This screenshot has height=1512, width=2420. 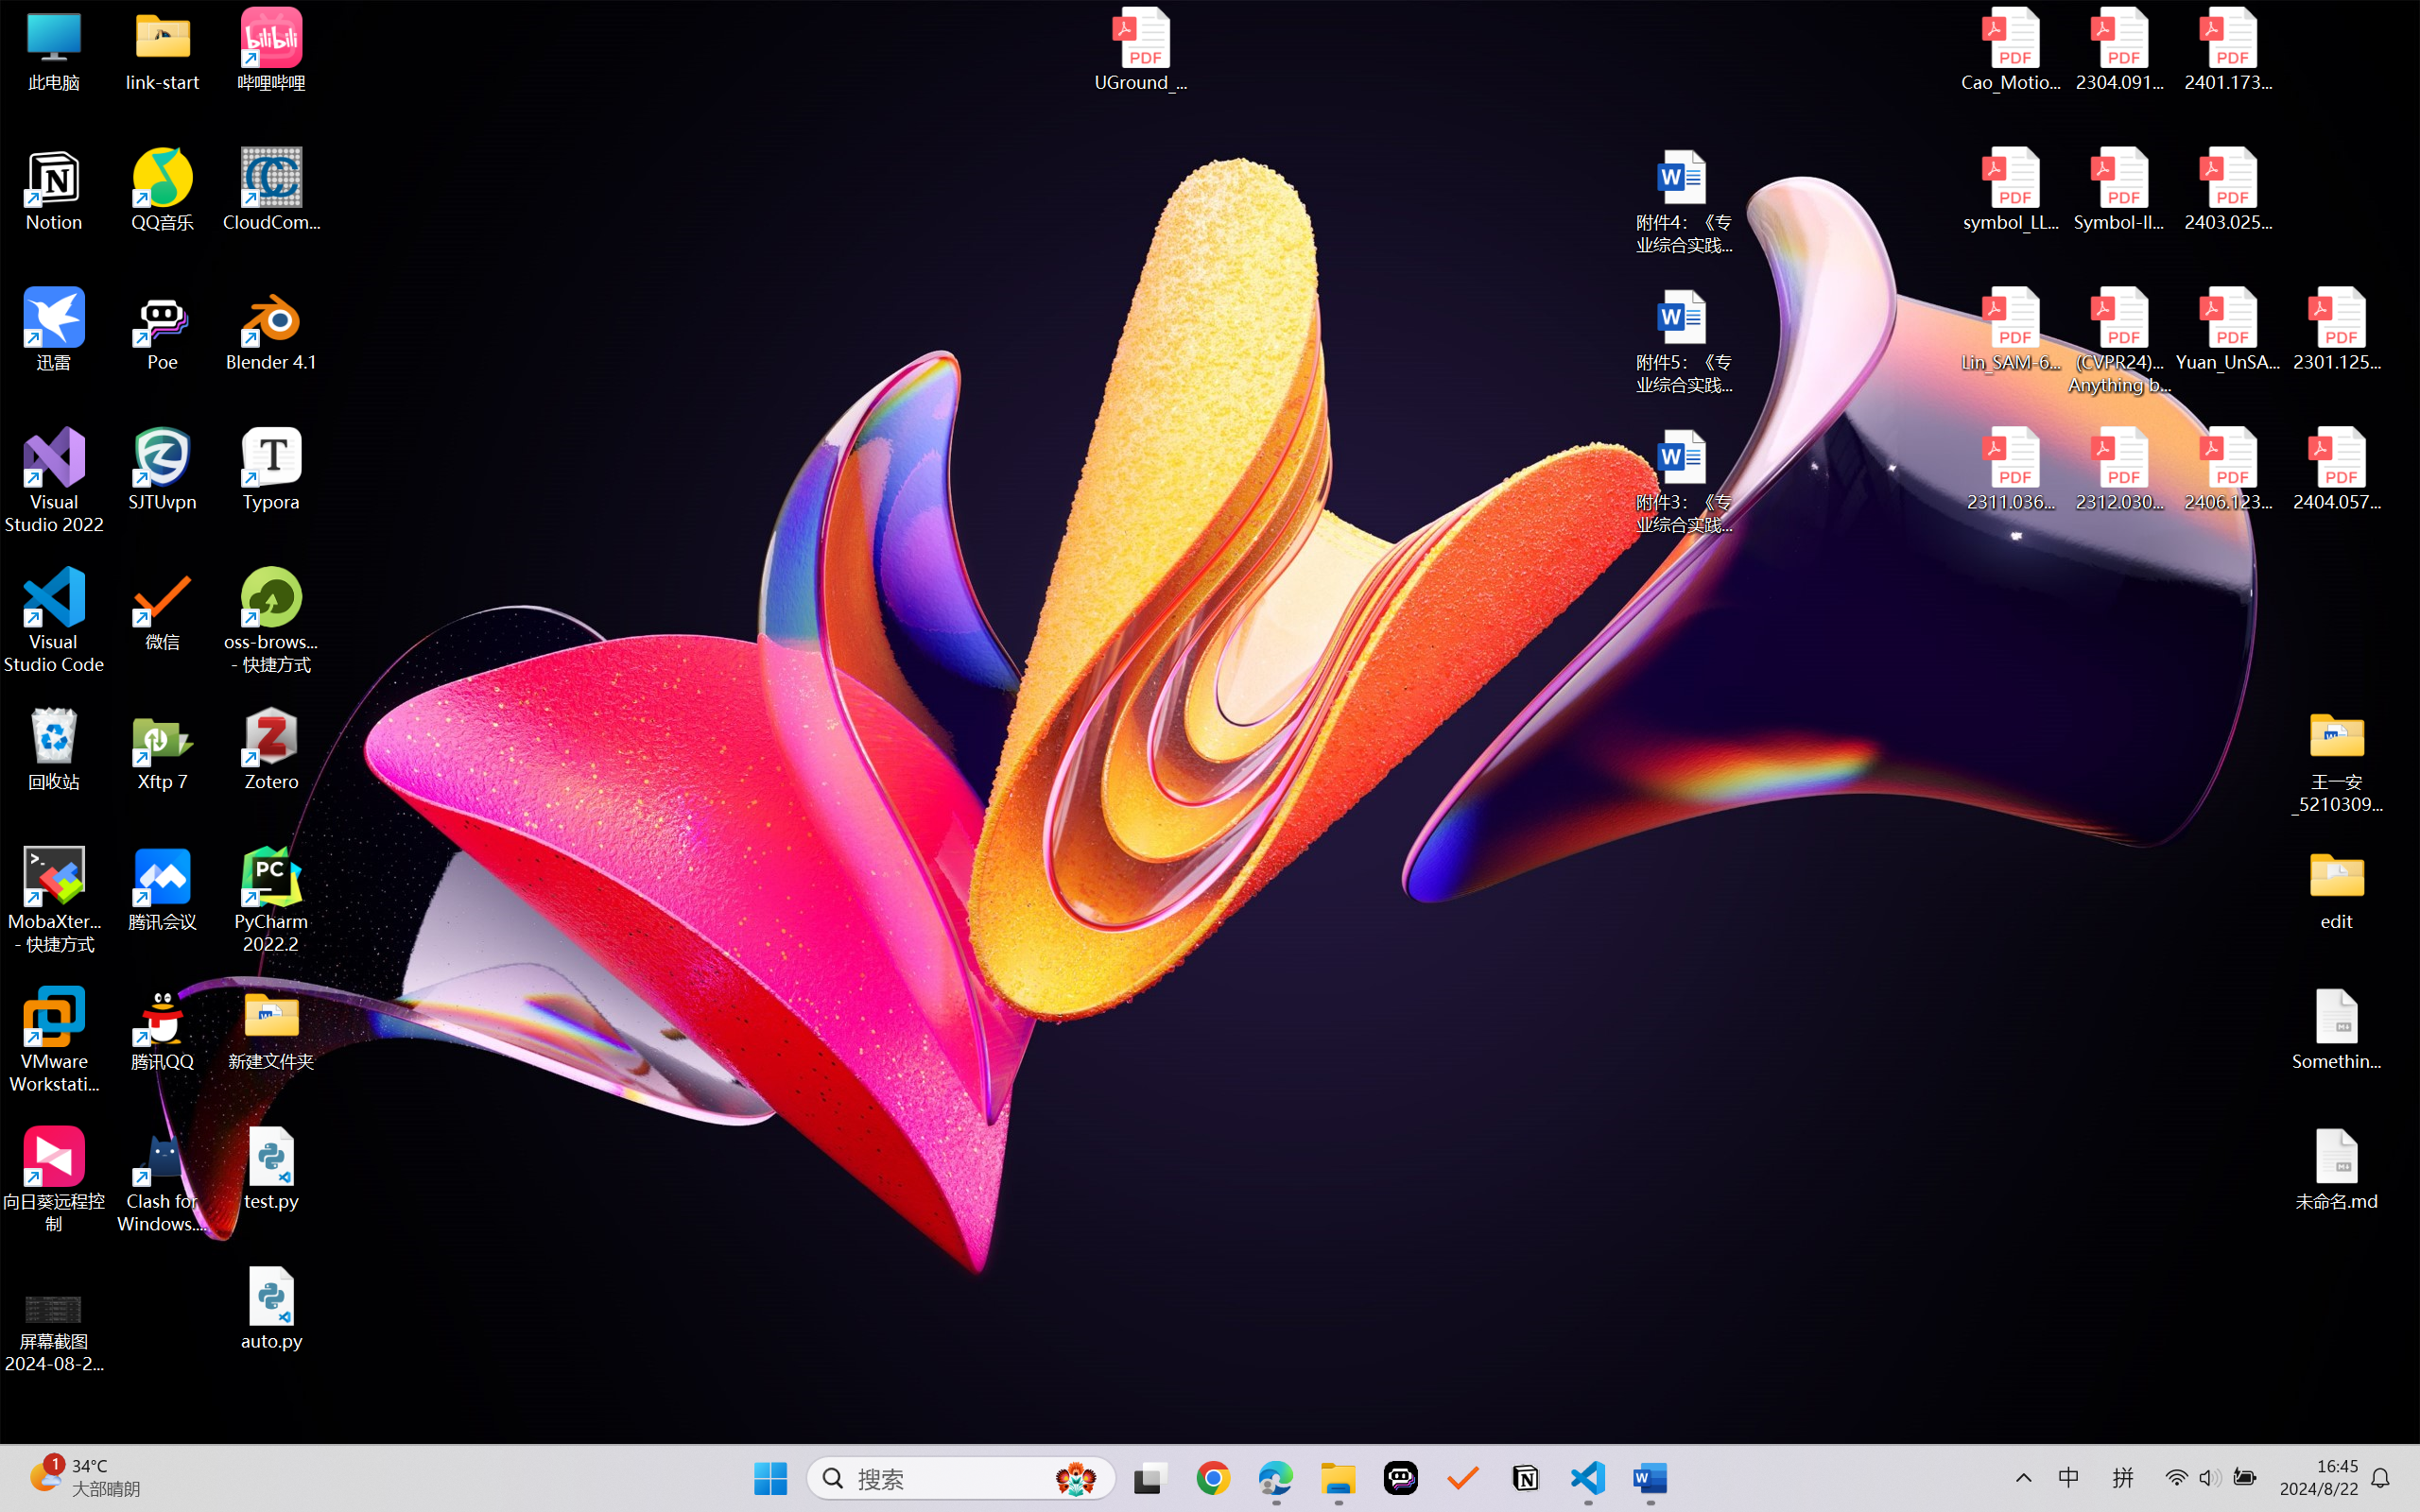 I want to click on 'CloudCompare', so click(x=271, y=190).